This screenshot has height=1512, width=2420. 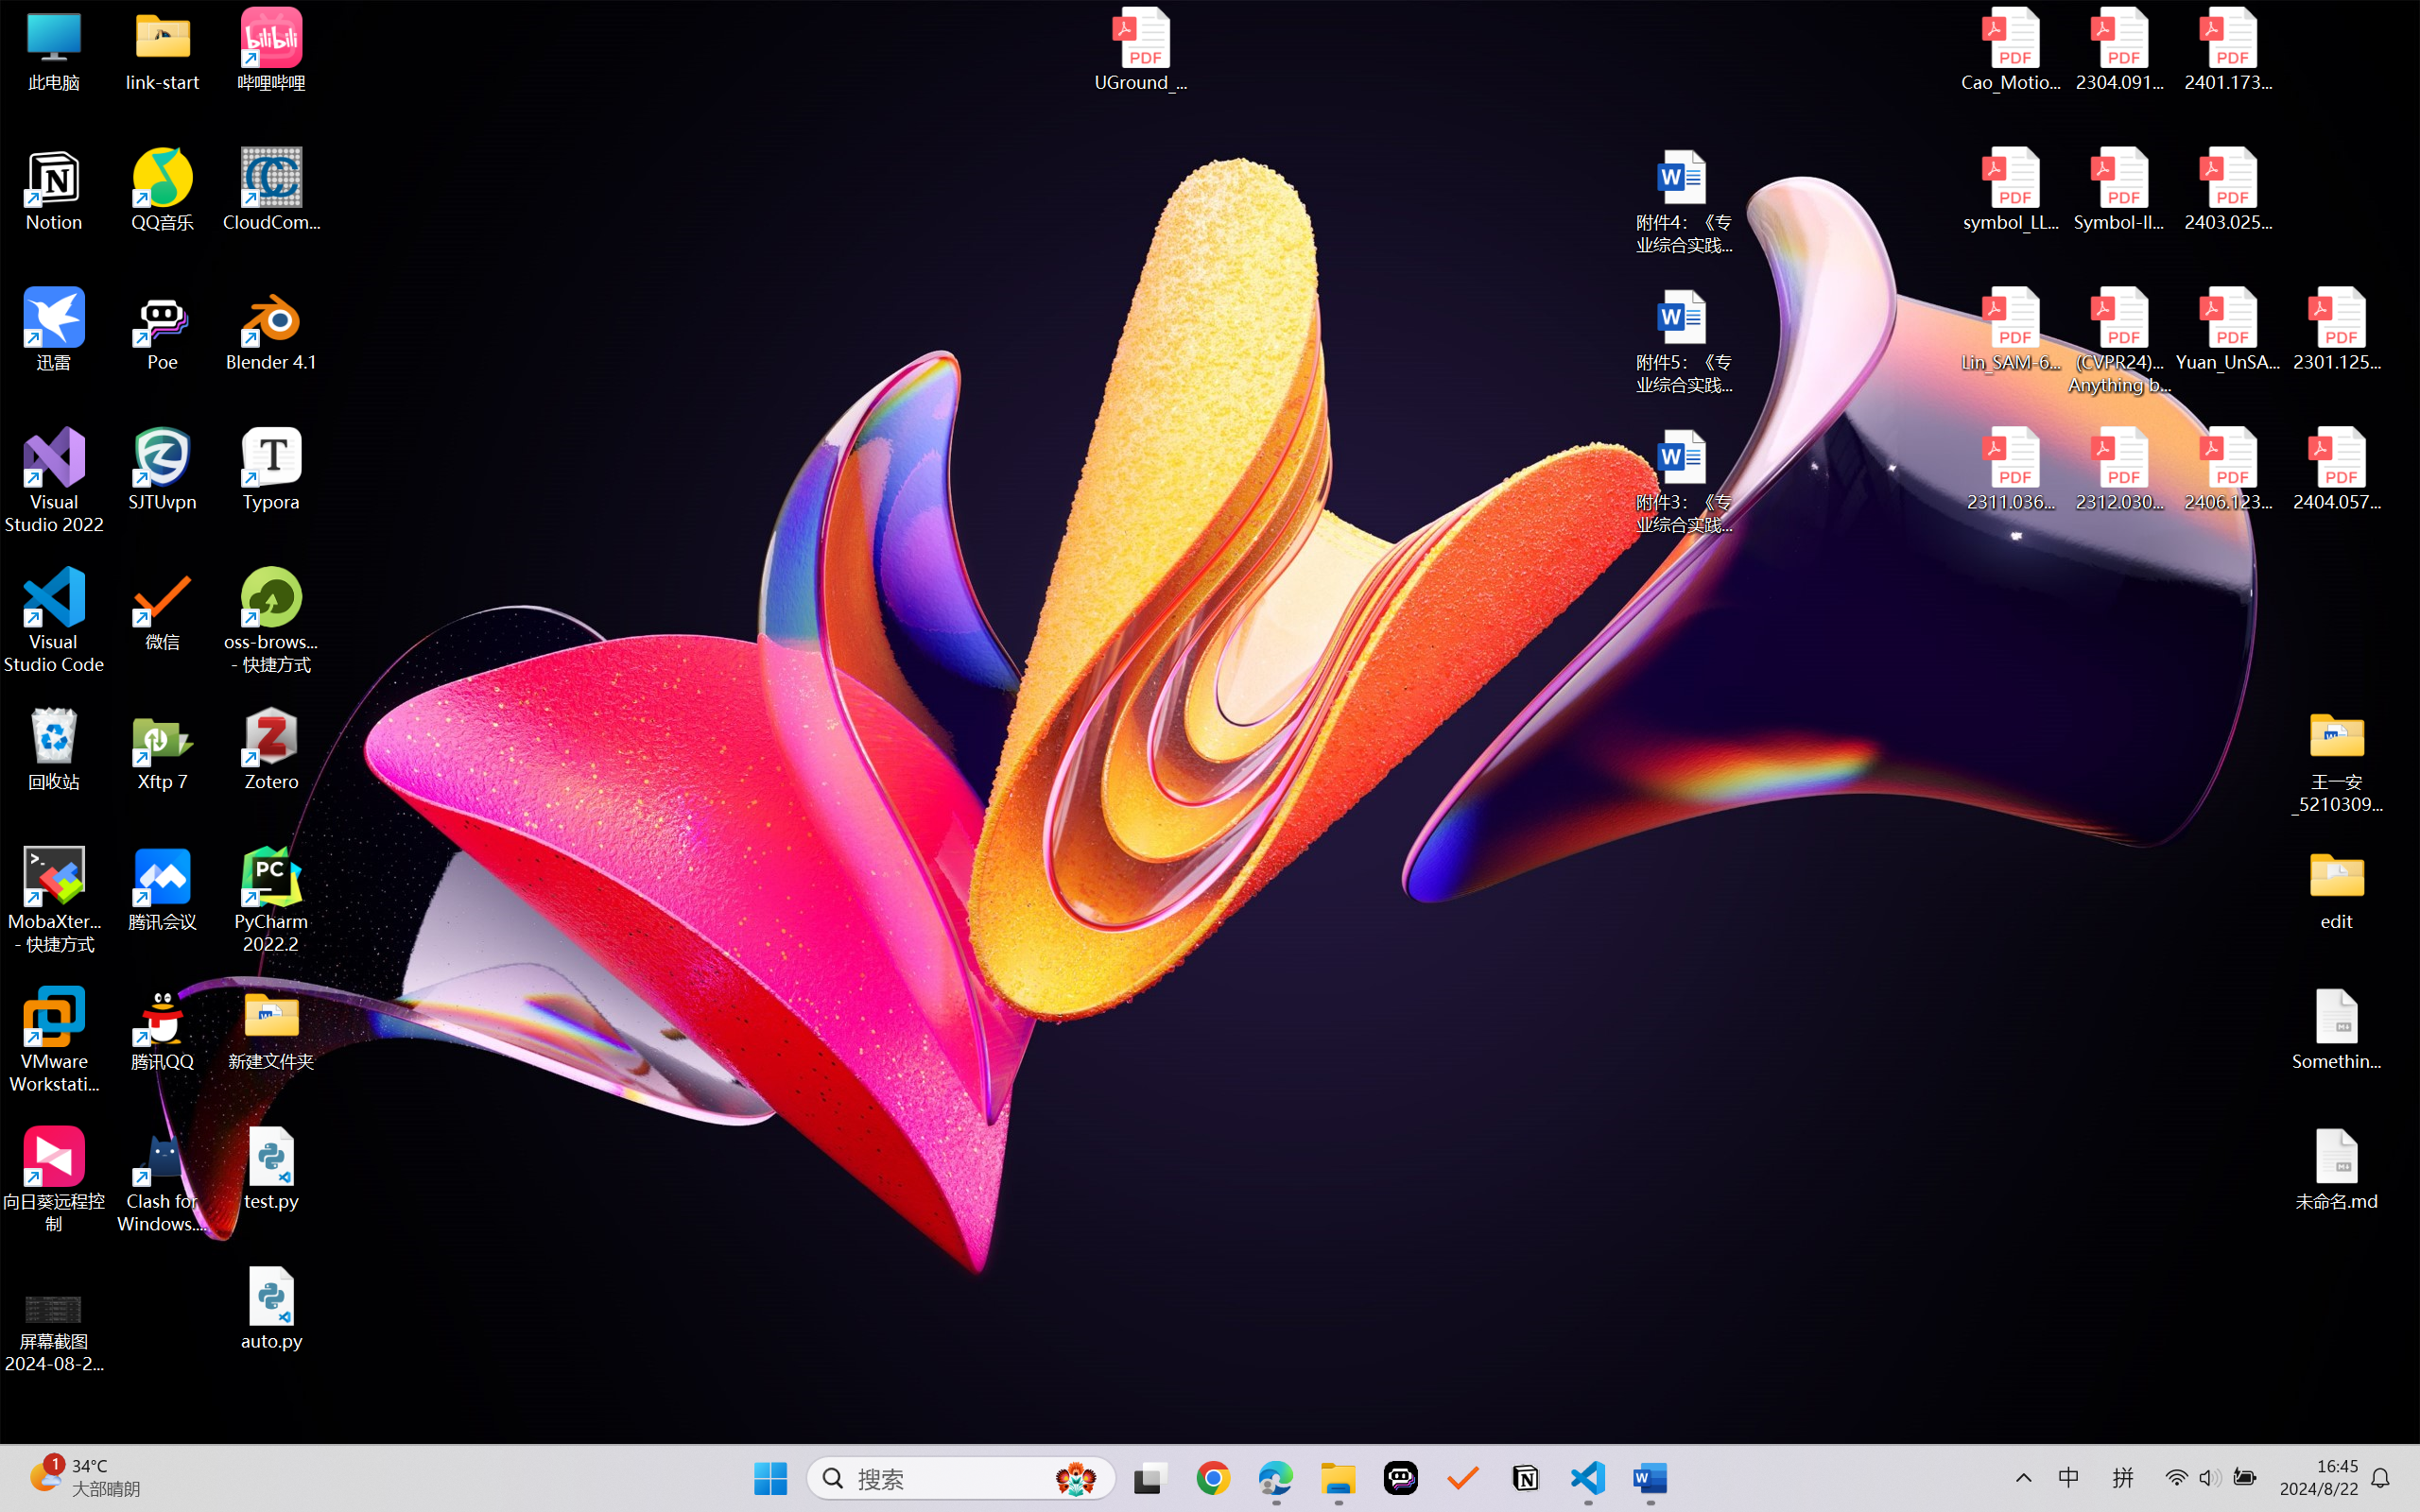 I want to click on 'CloudCompare', so click(x=271, y=190).